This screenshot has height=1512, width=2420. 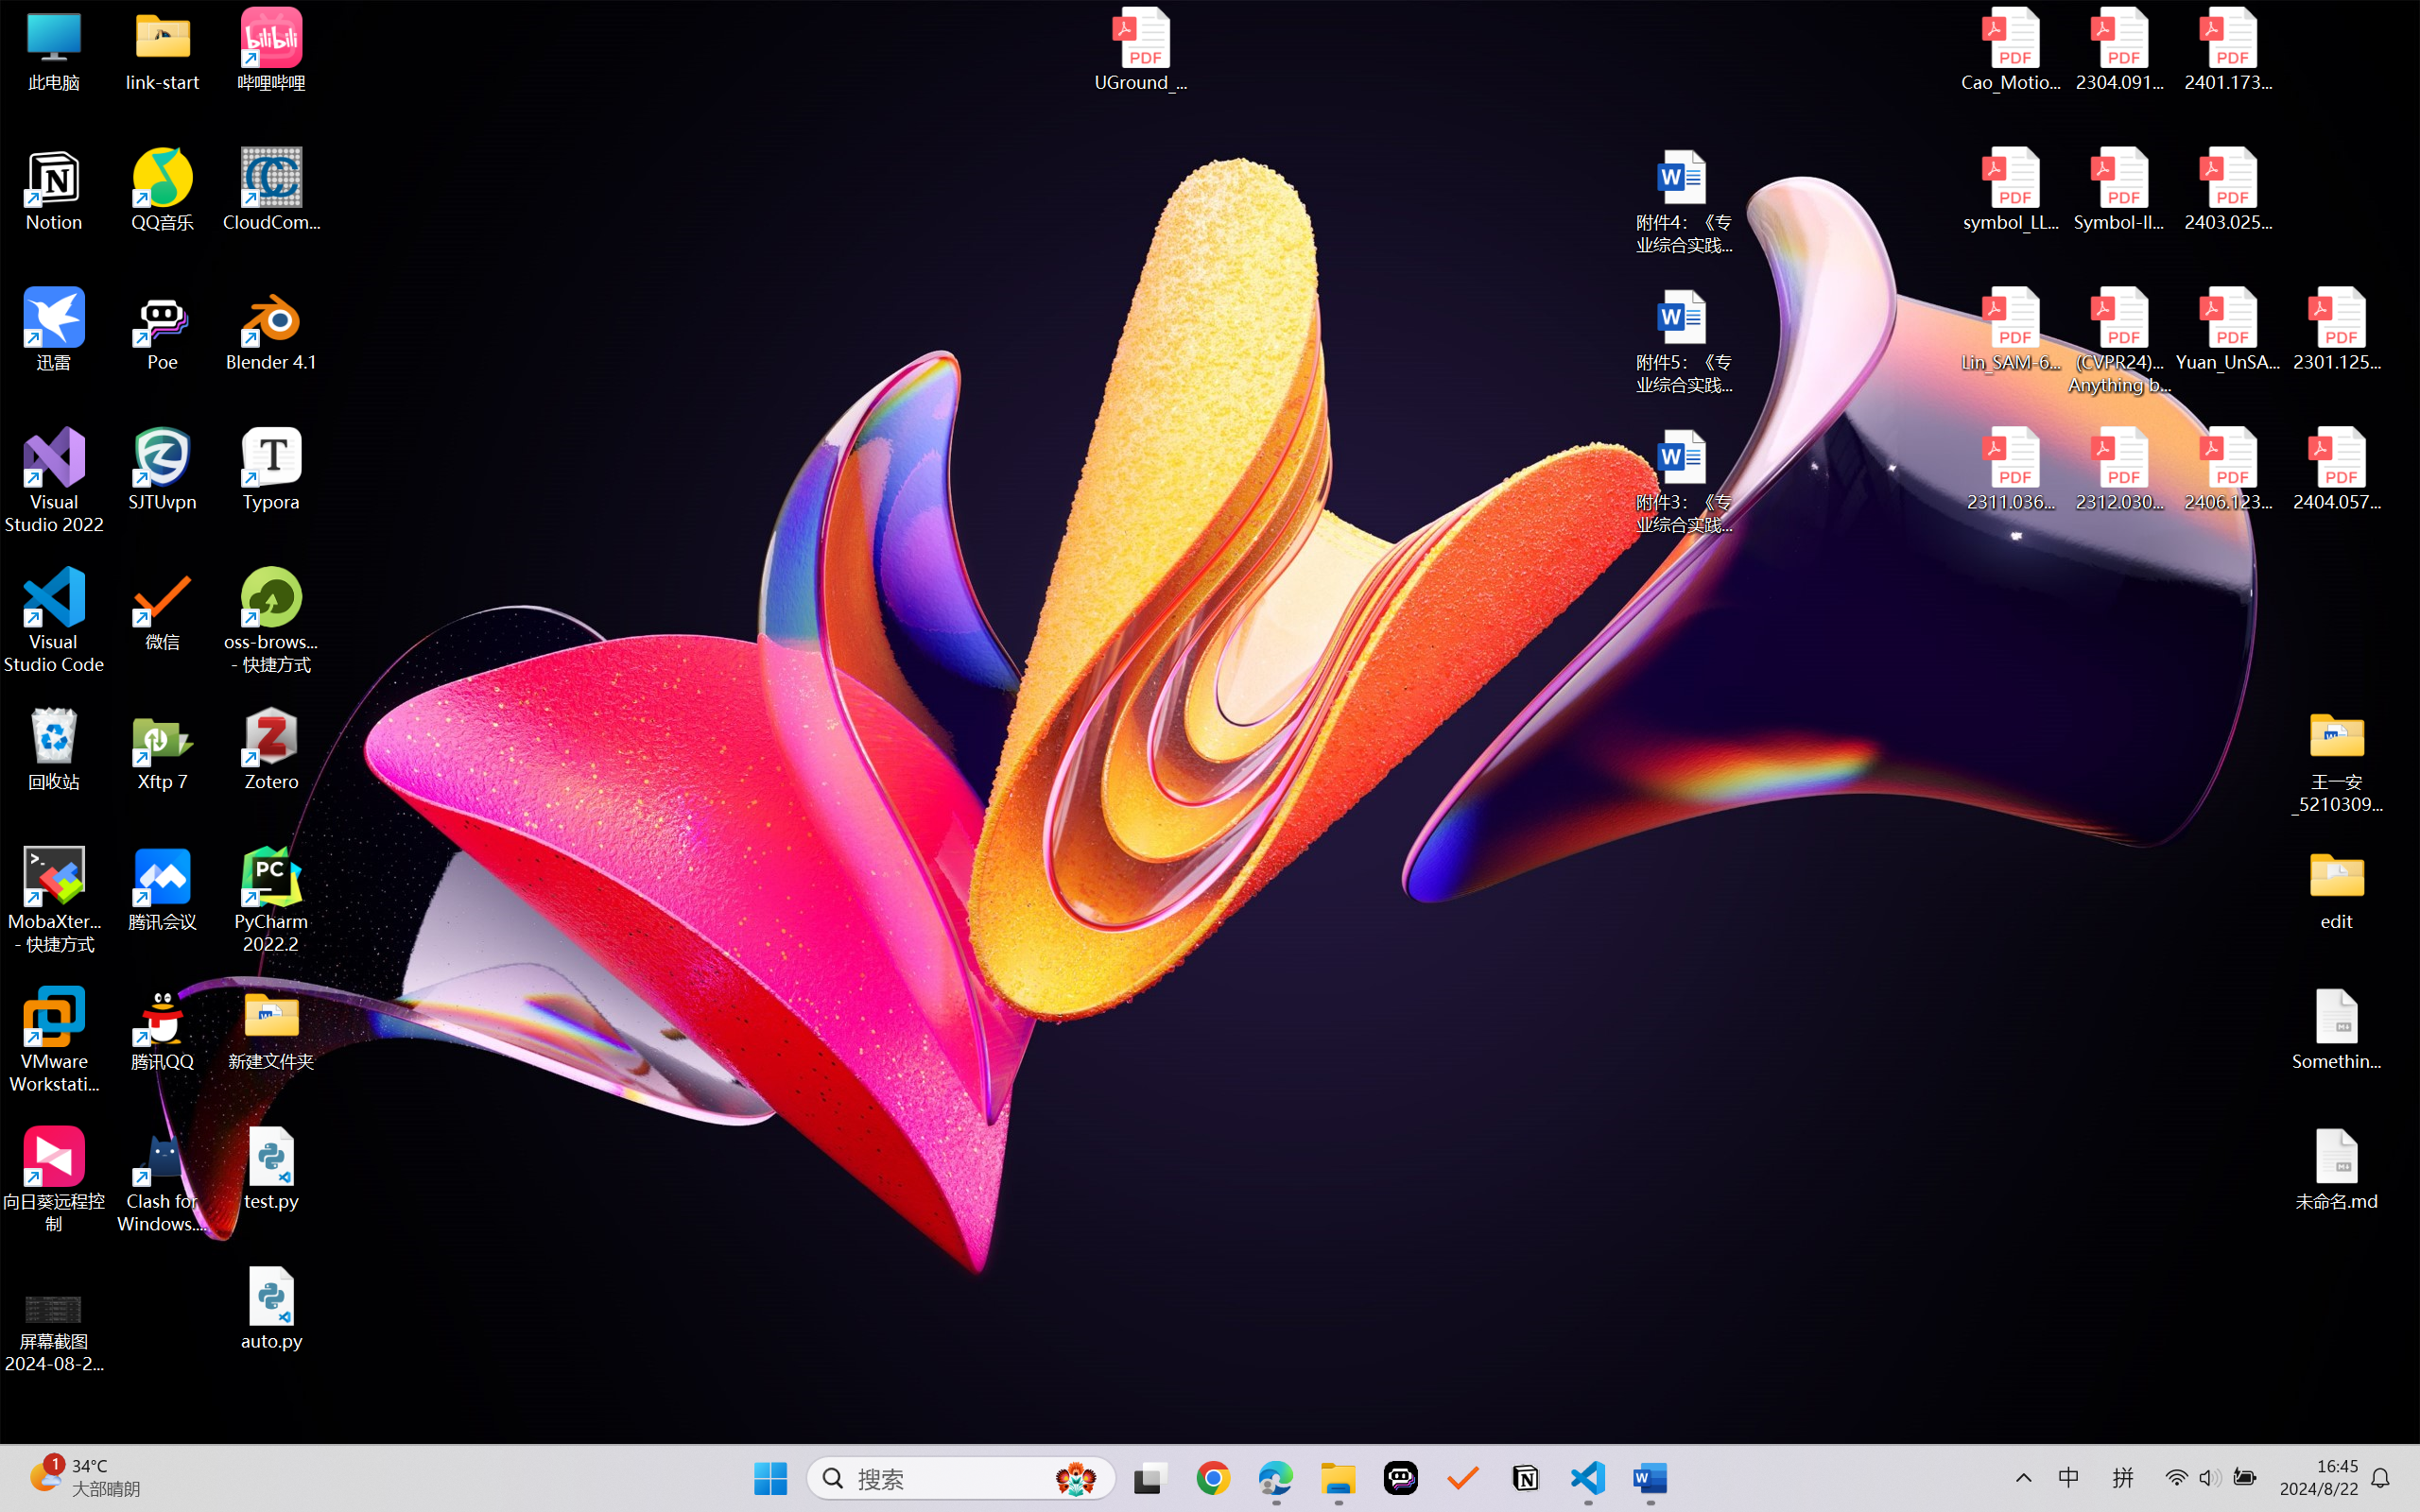 I want to click on 'CloudCompare', so click(x=271, y=190).